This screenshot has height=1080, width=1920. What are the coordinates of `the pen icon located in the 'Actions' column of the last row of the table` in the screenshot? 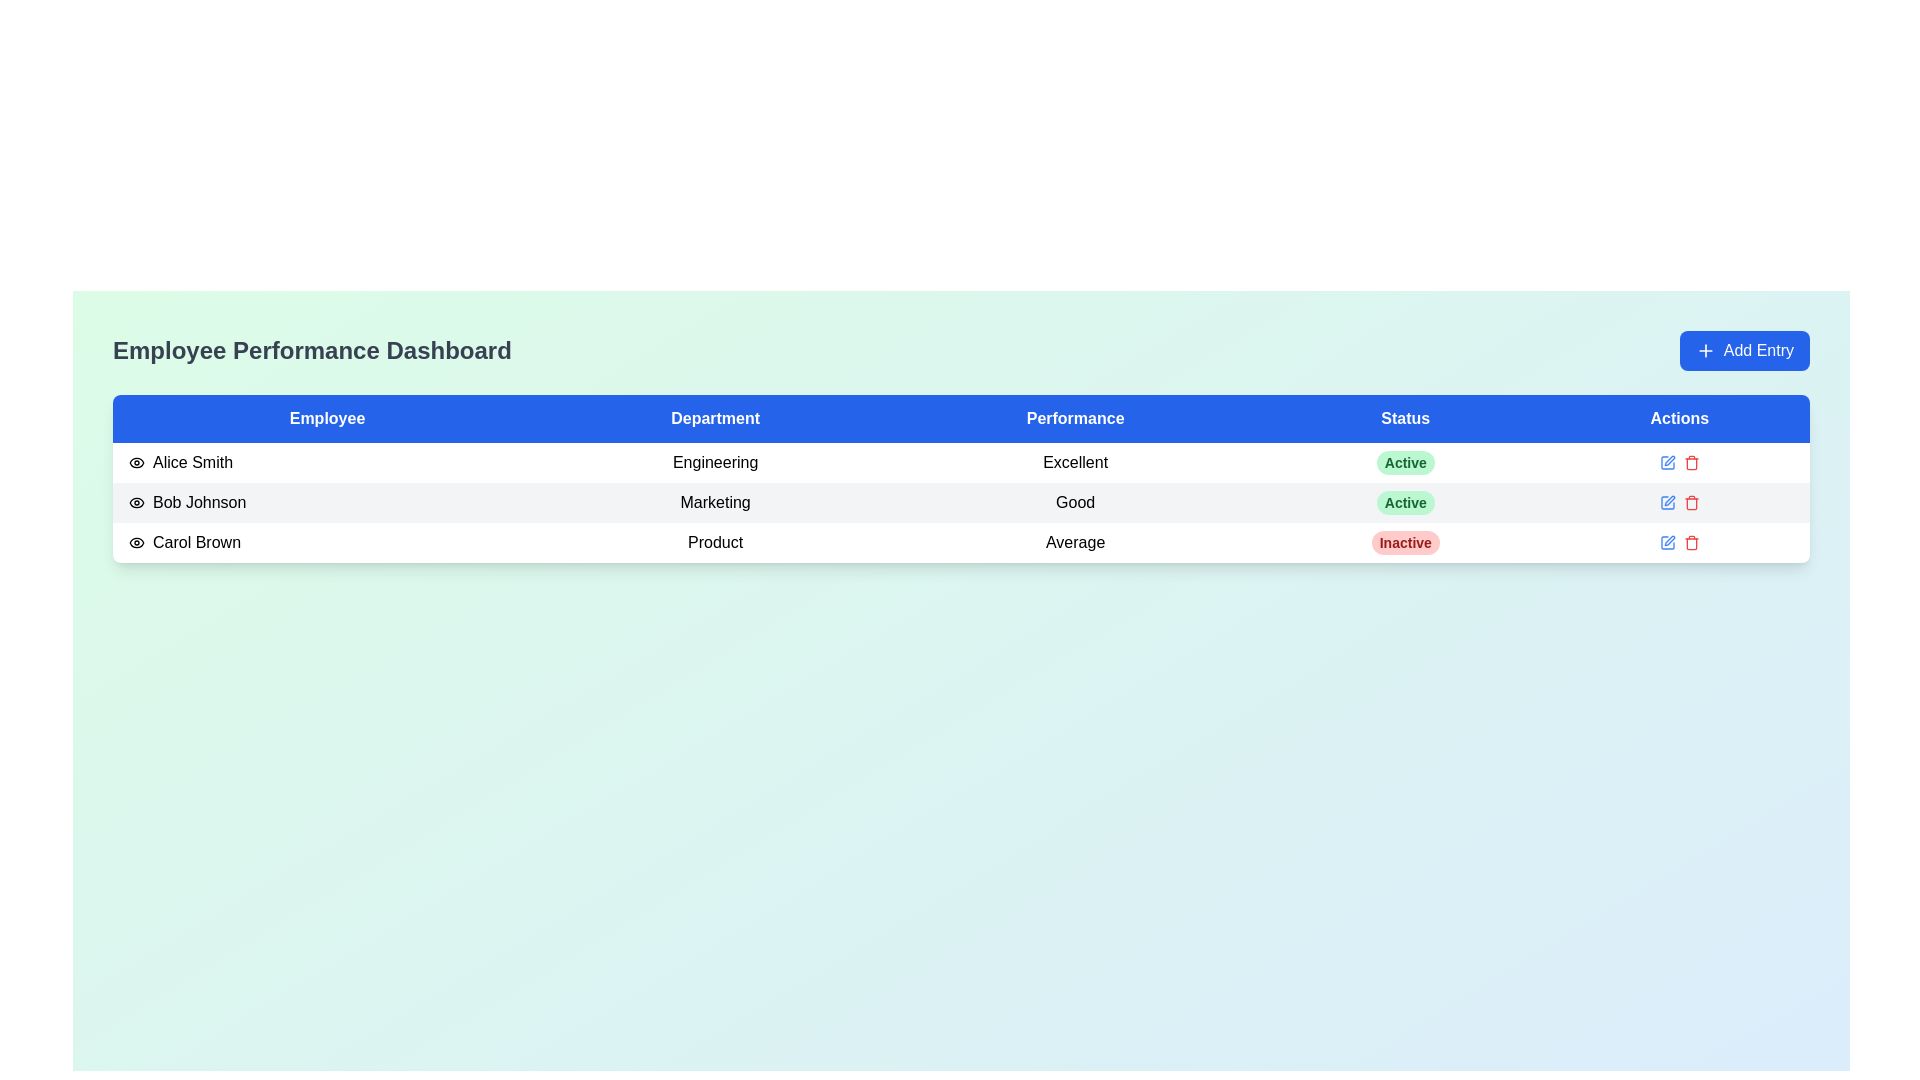 It's located at (1669, 540).